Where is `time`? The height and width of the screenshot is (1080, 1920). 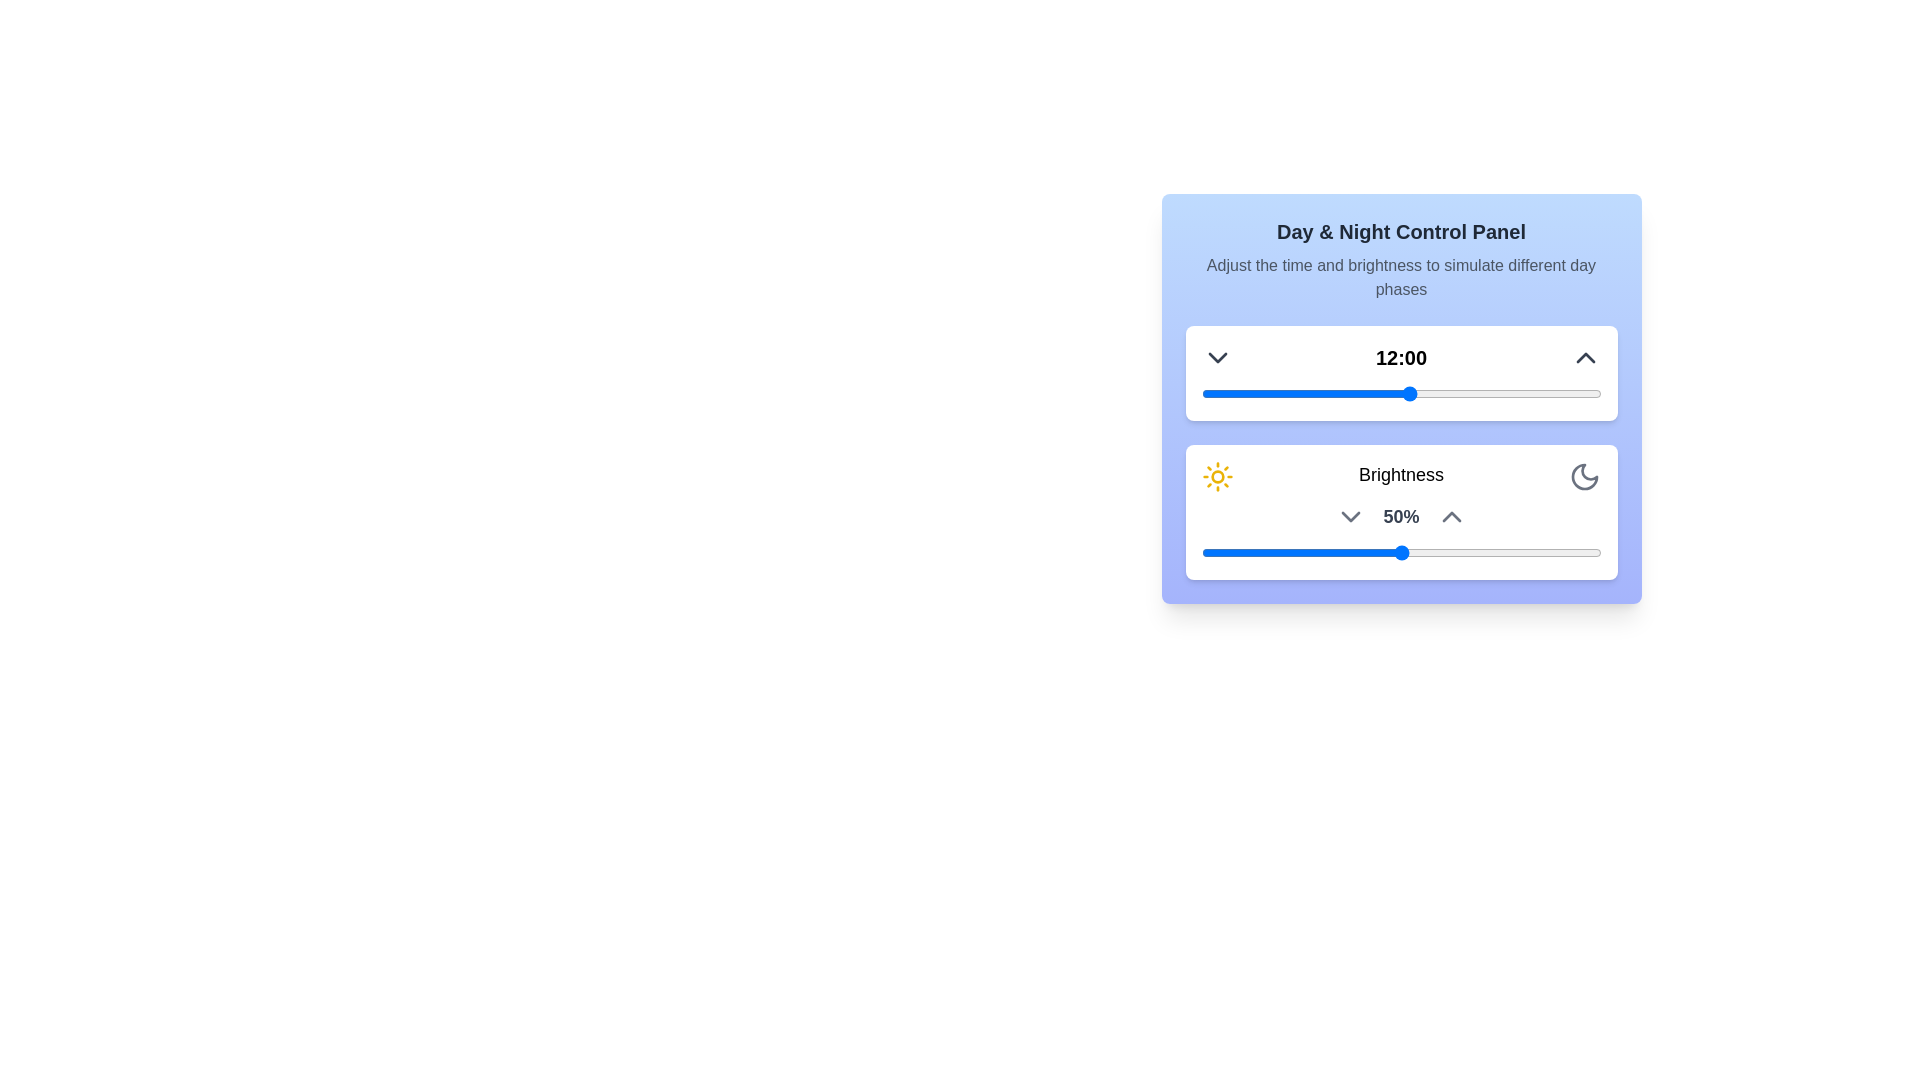 time is located at coordinates (1323, 393).